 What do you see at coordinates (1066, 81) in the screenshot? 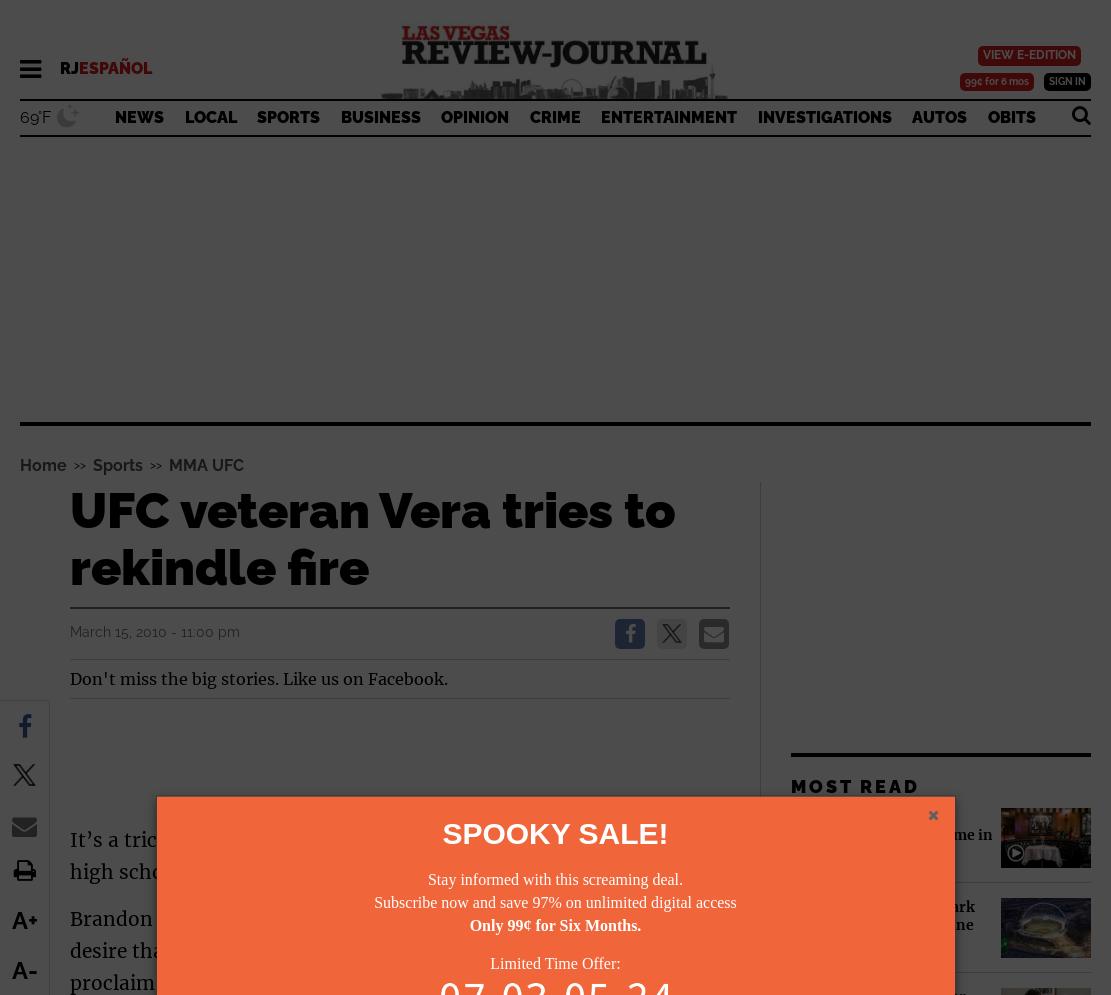
I see `'SIGN IN'` at bounding box center [1066, 81].